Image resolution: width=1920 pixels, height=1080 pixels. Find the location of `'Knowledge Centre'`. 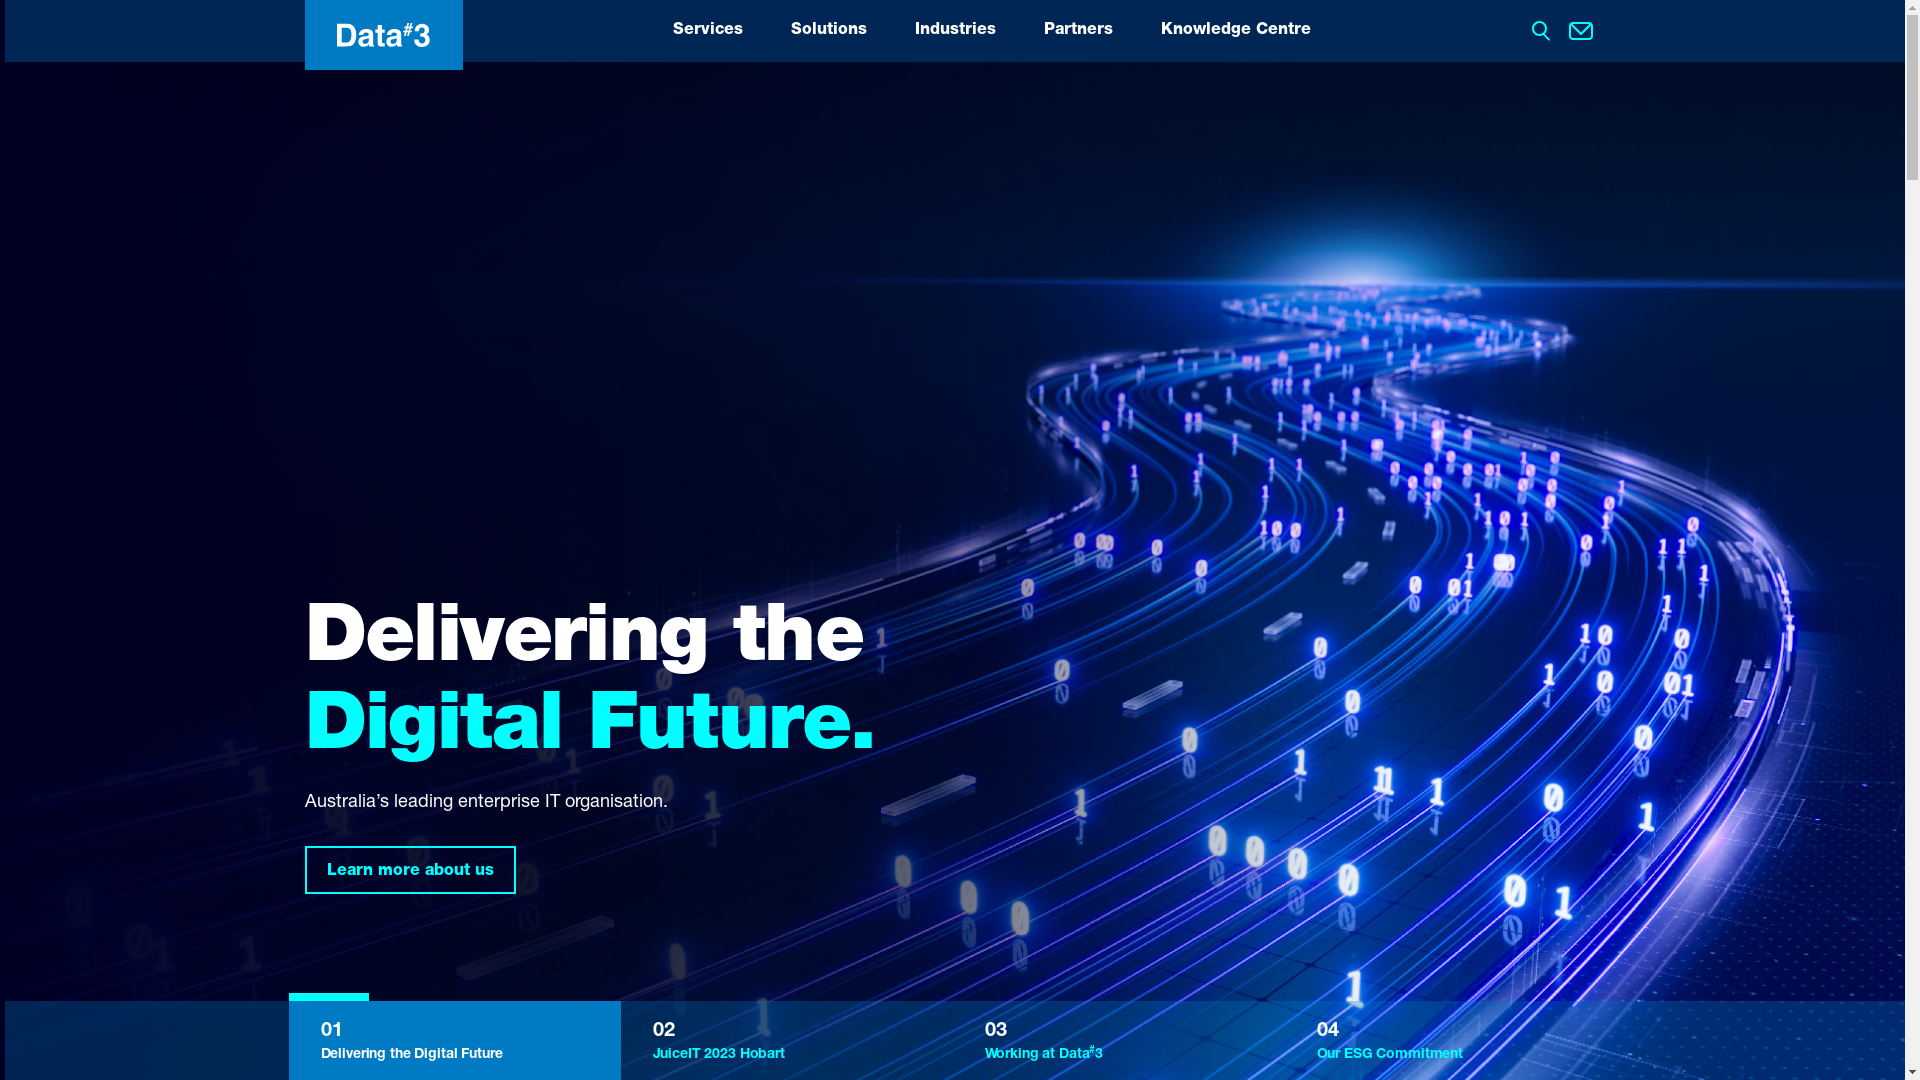

'Knowledge Centre' is located at coordinates (1233, 30).